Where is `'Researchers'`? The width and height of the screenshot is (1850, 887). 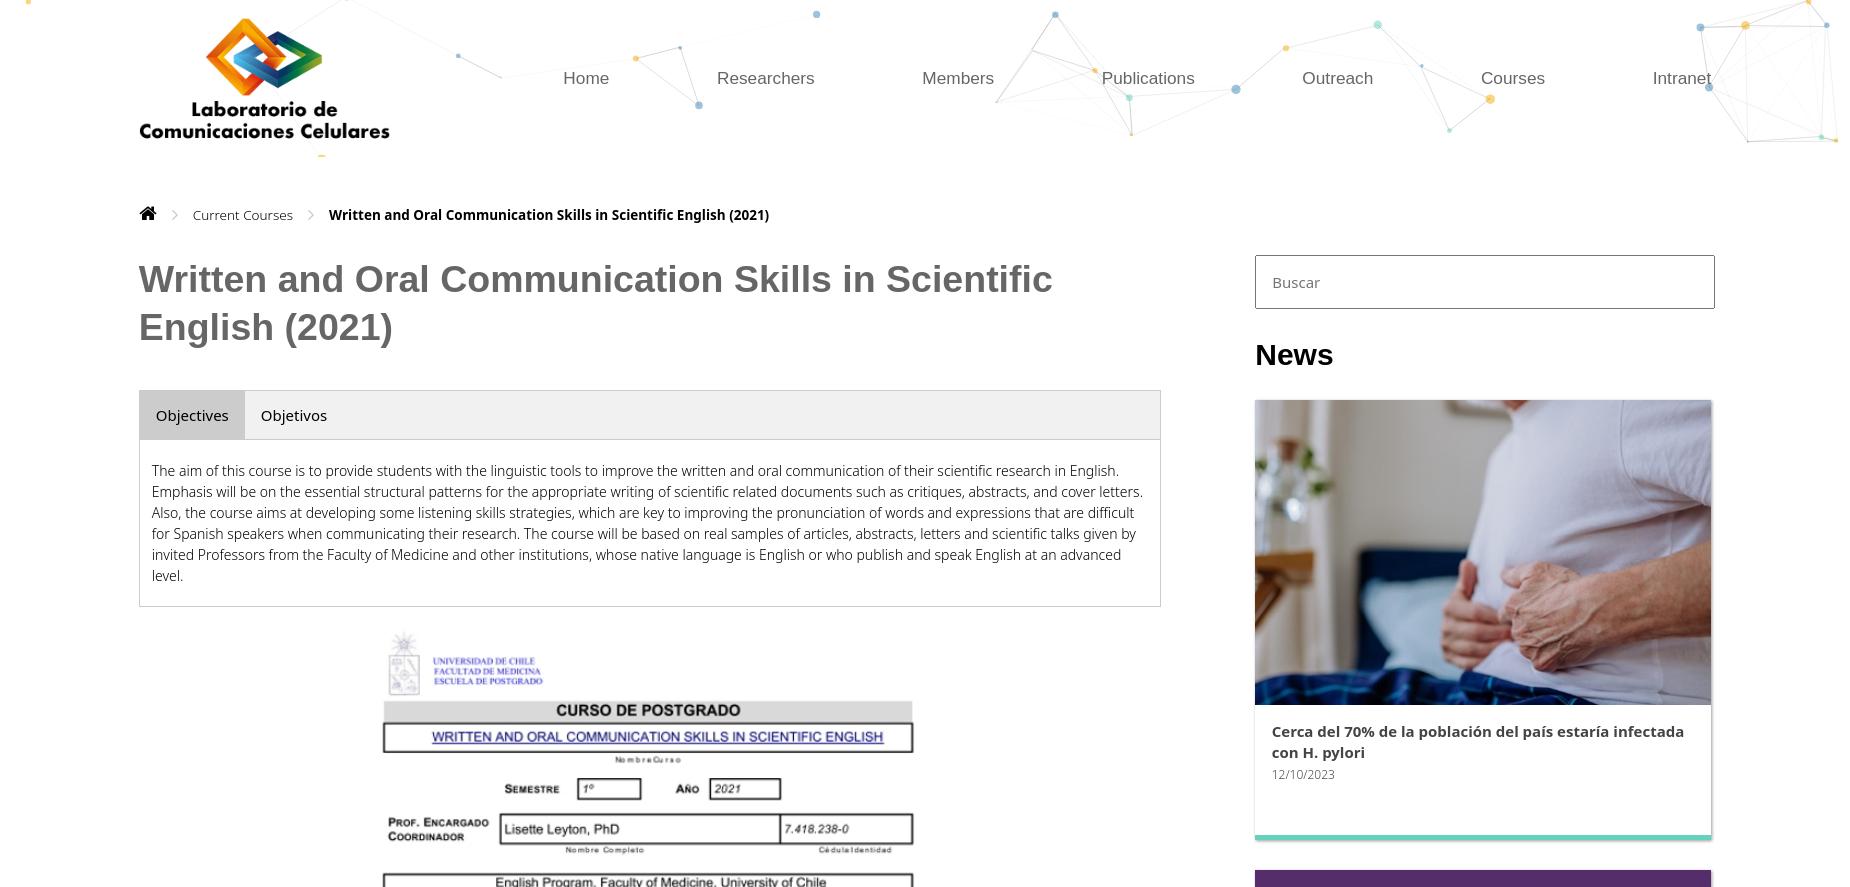 'Researchers' is located at coordinates (715, 76).